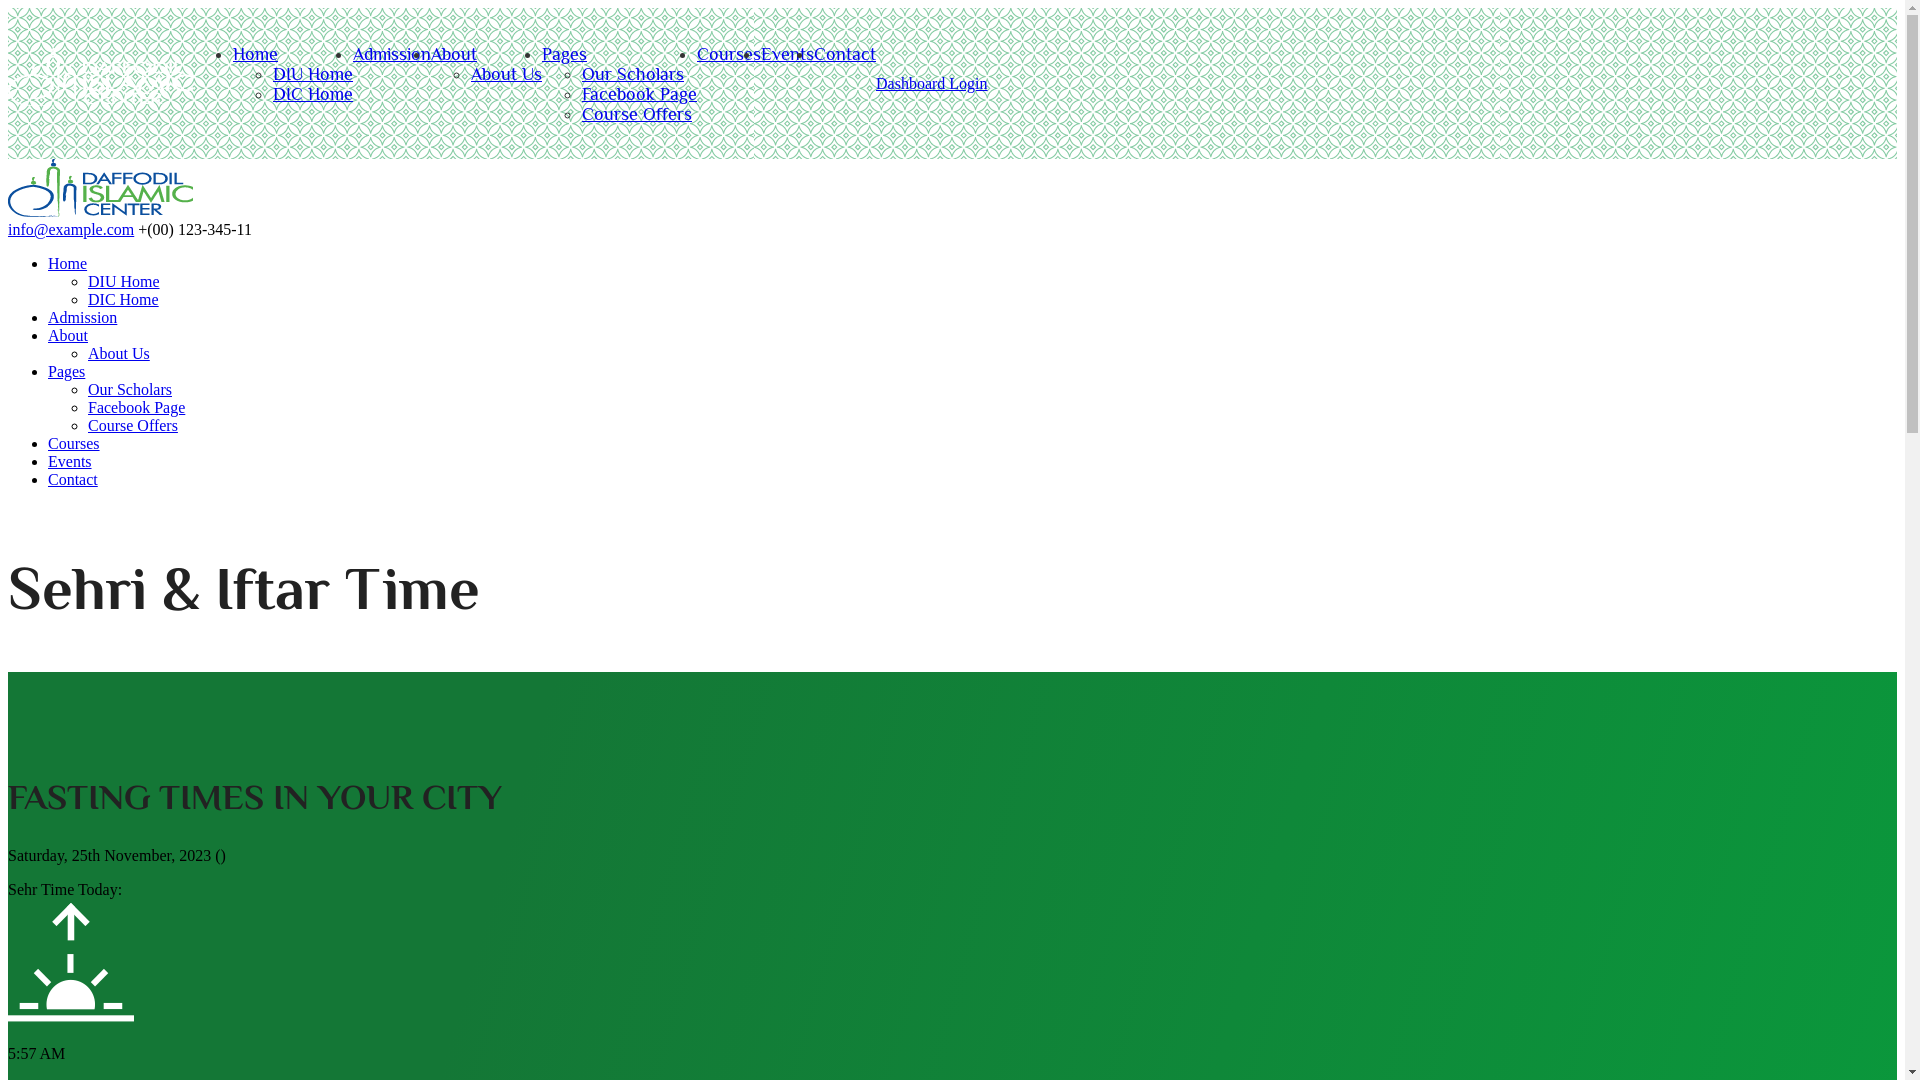 The image size is (1920, 1080). Describe the element at coordinates (48, 371) in the screenshot. I see `'Pages'` at that location.